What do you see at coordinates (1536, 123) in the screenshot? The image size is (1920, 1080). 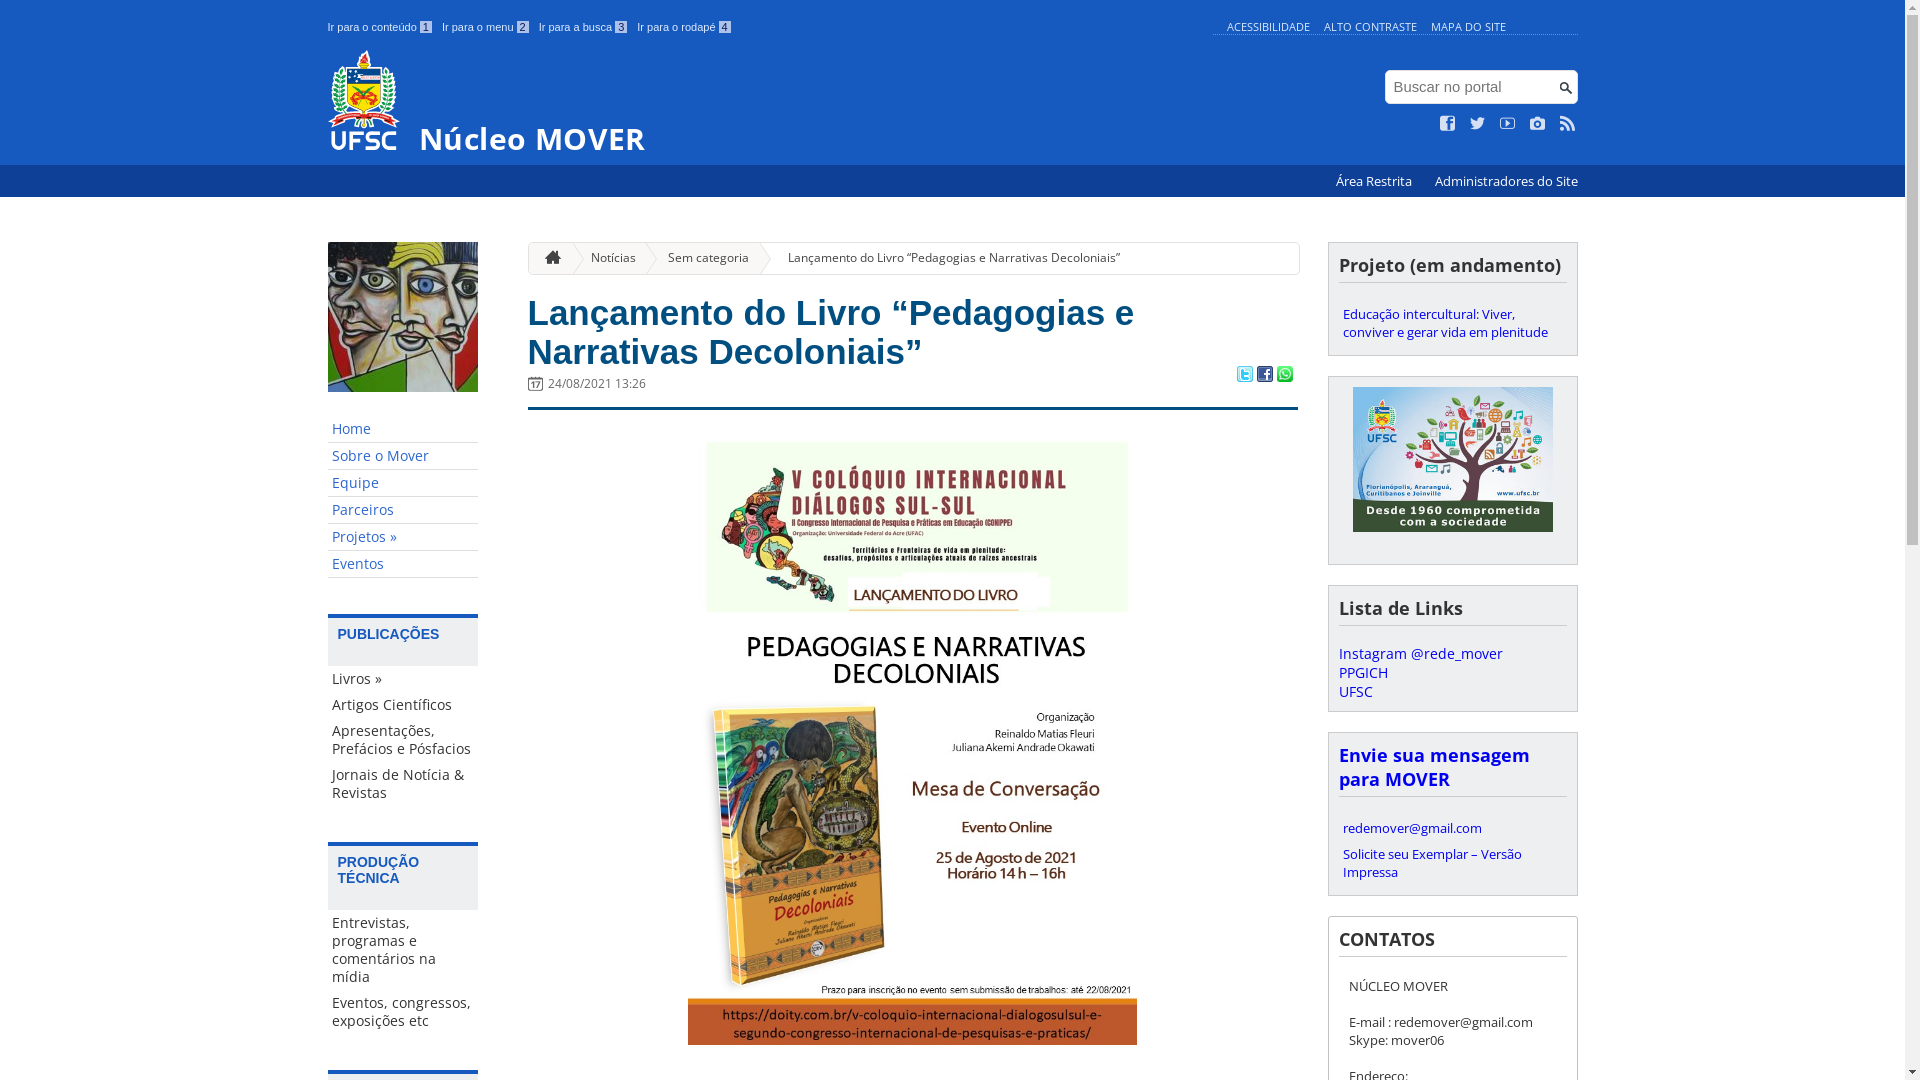 I see `'Veja no Instagram'` at bounding box center [1536, 123].